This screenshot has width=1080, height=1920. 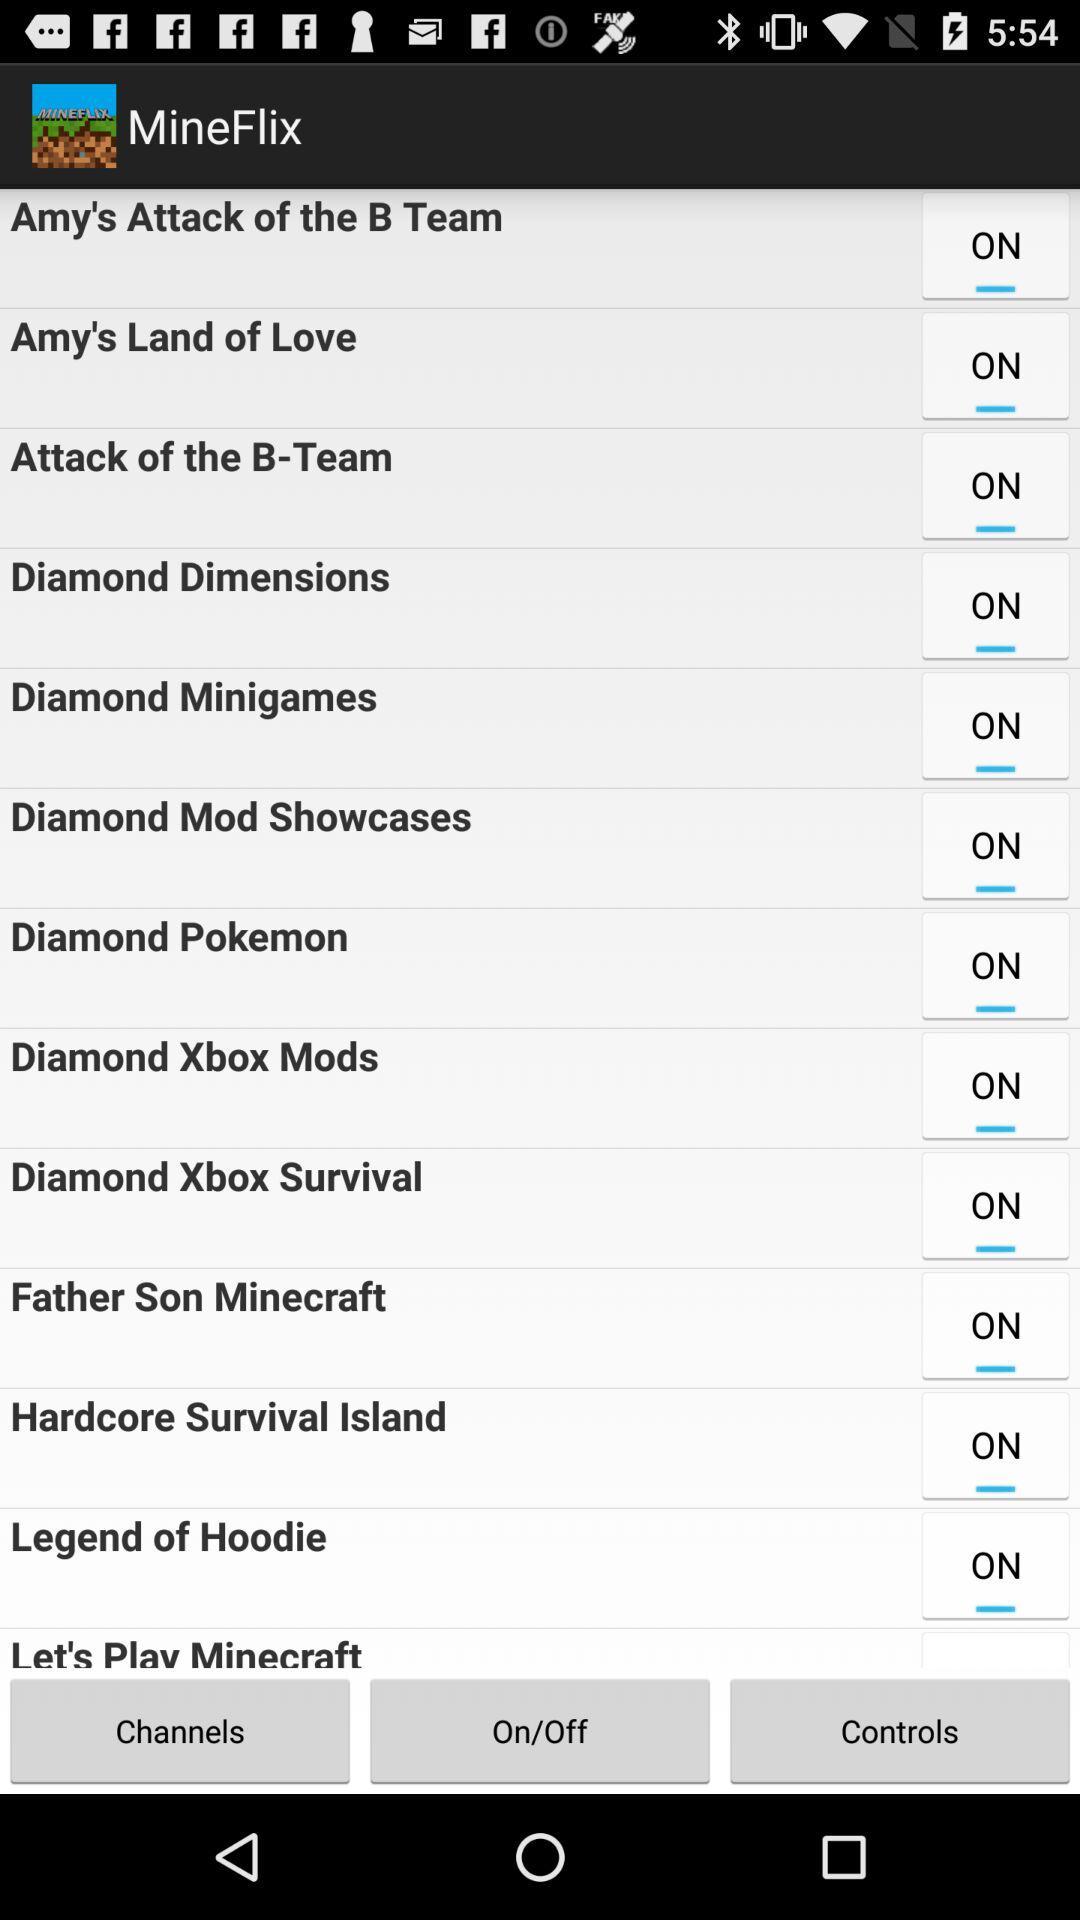 What do you see at coordinates (193, 1328) in the screenshot?
I see `father son minecraft icon` at bounding box center [193, 1328].